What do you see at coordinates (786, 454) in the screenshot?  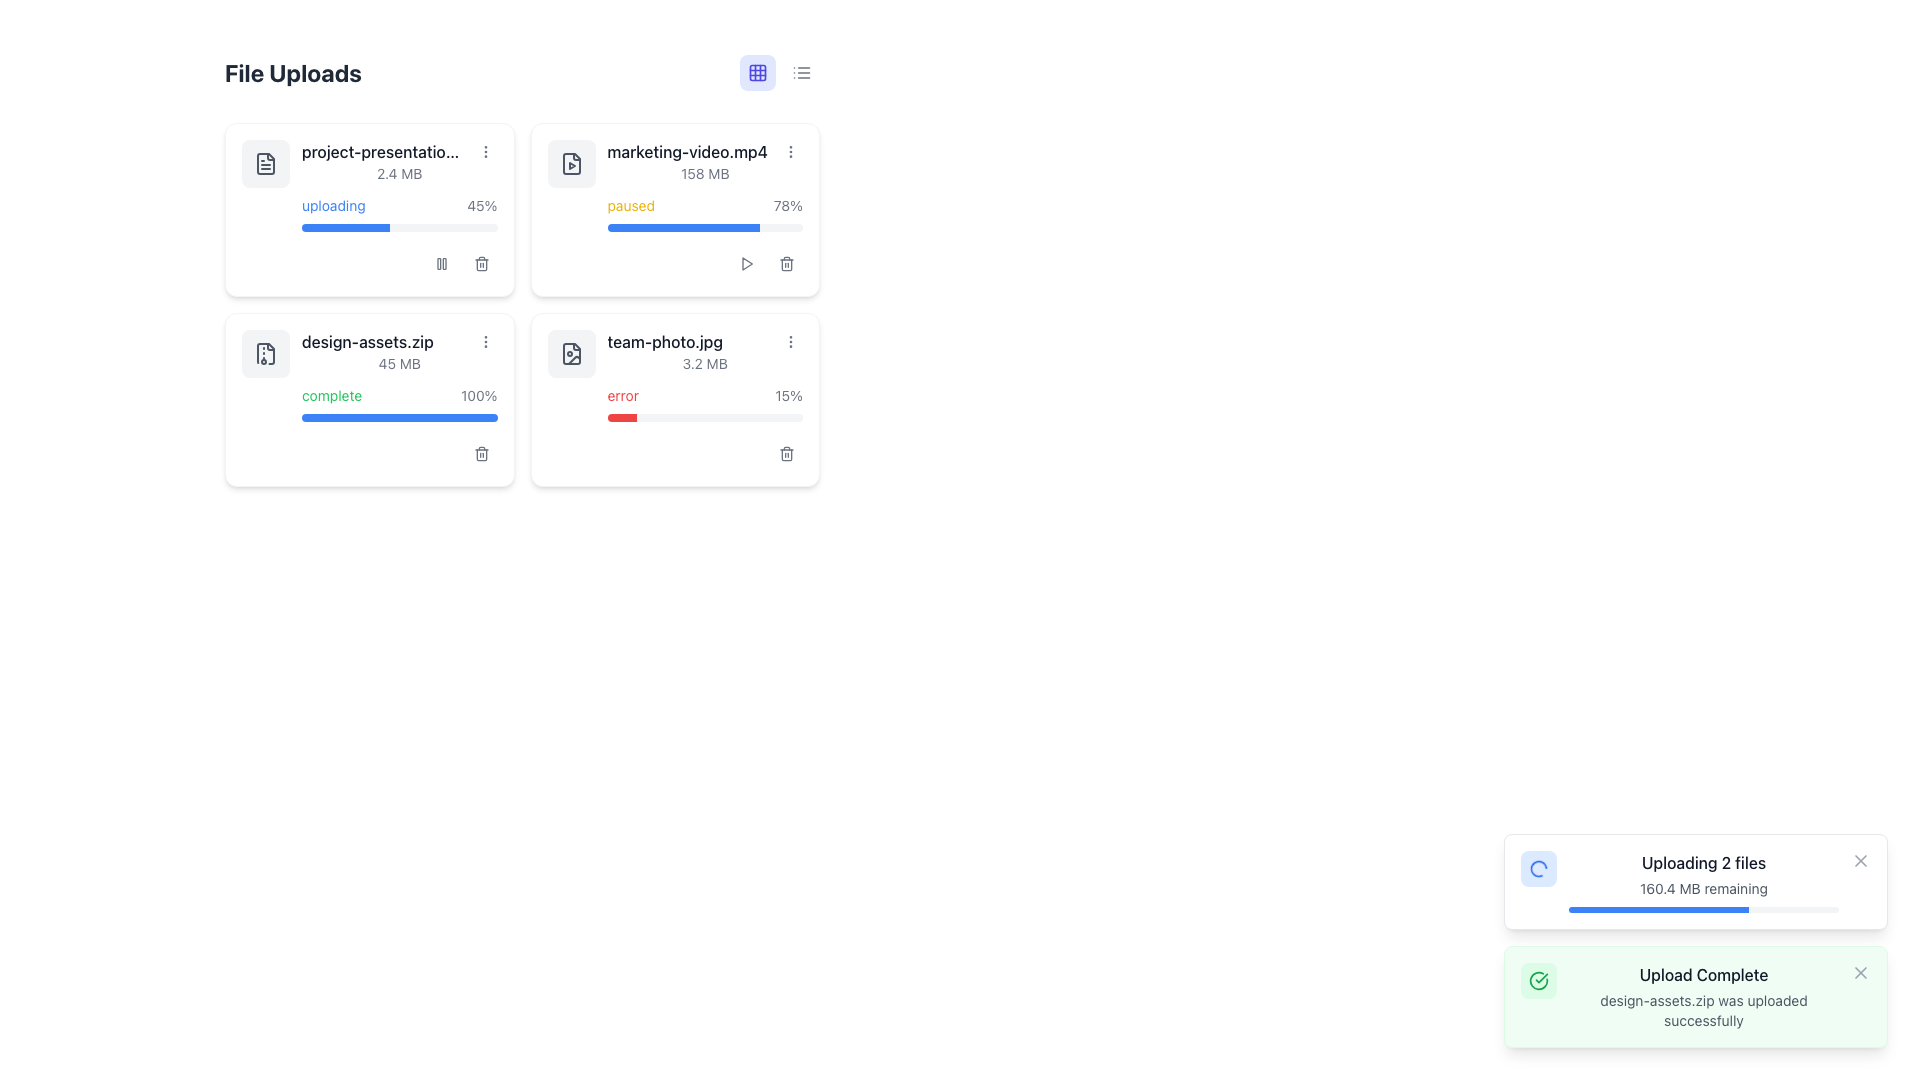 I see `the Trash/Delete icon located in the bottom-right corner of the card for the file 'team-photo.jpg'` at bounding box center [786, 454].